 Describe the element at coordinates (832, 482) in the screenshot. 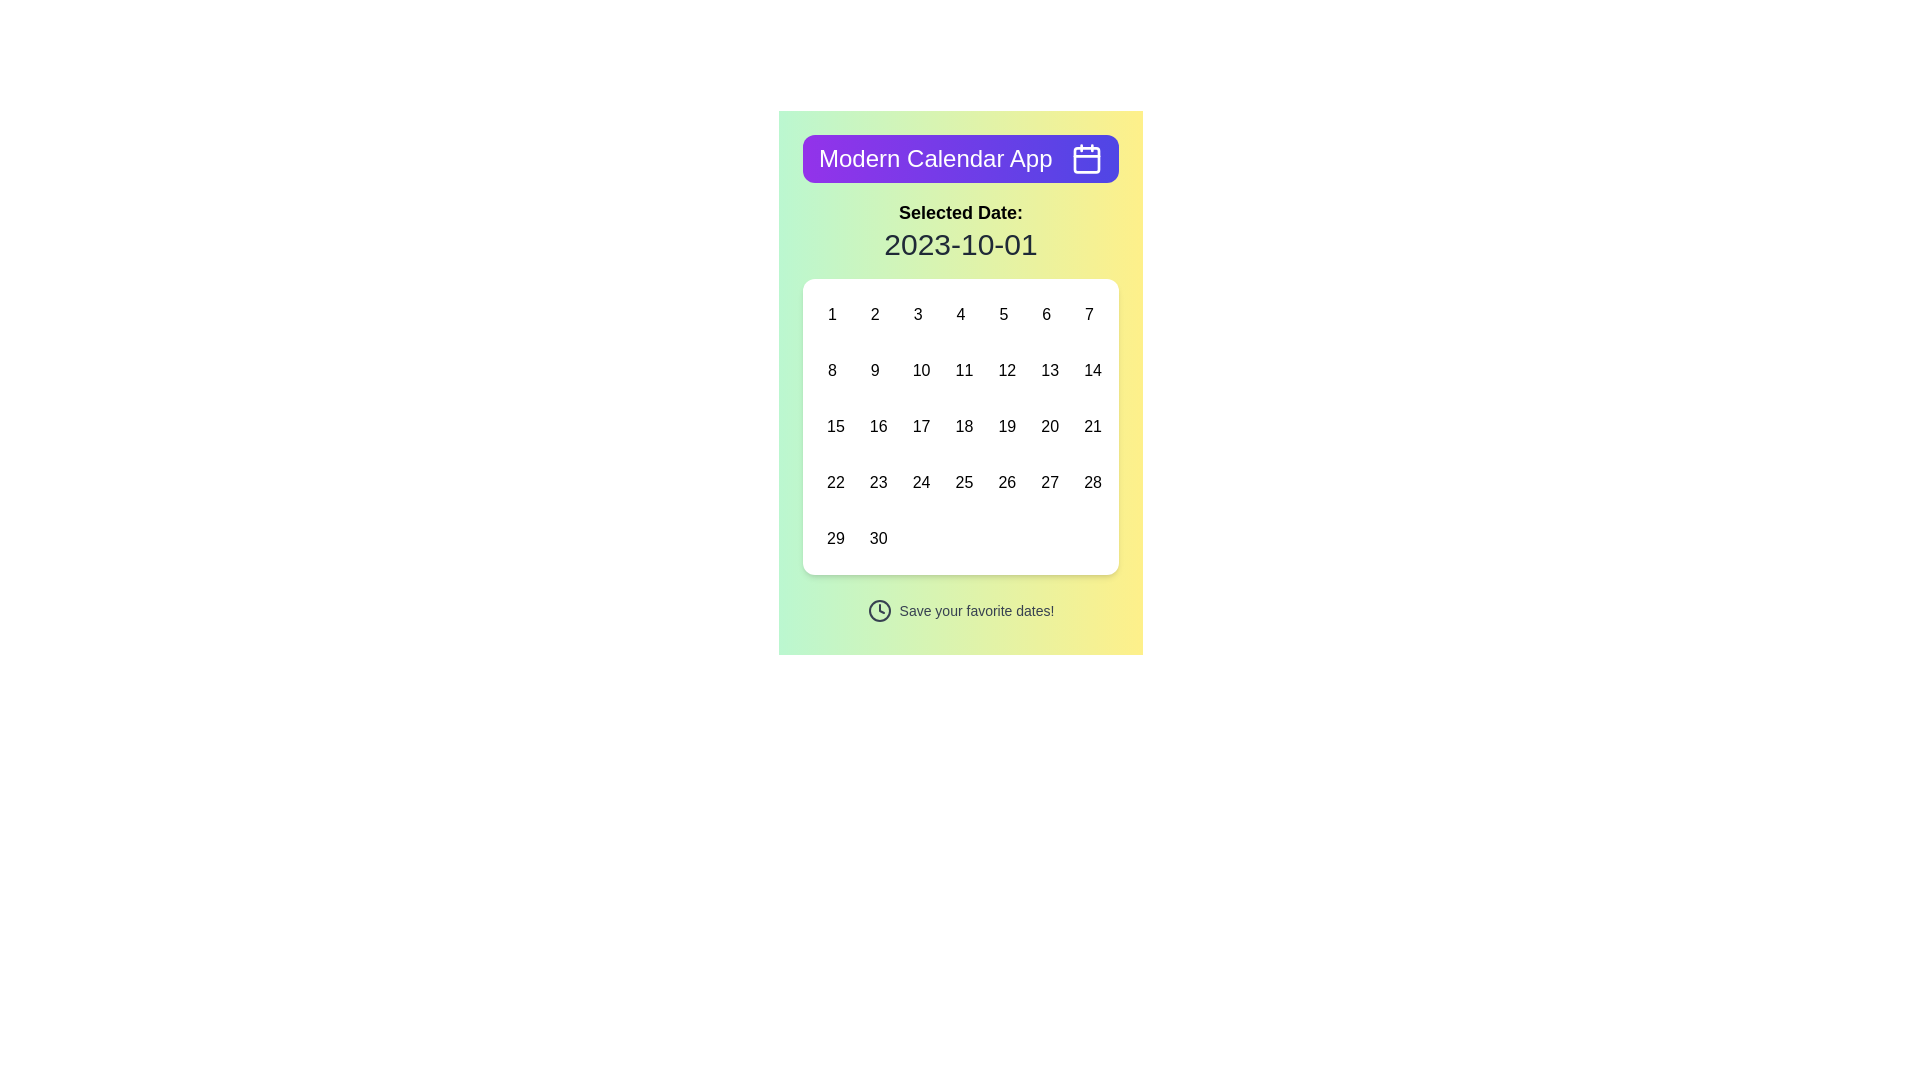

I see `the interactive calendar date cell located in the fourth row and first column of the calendar grid` at that location.